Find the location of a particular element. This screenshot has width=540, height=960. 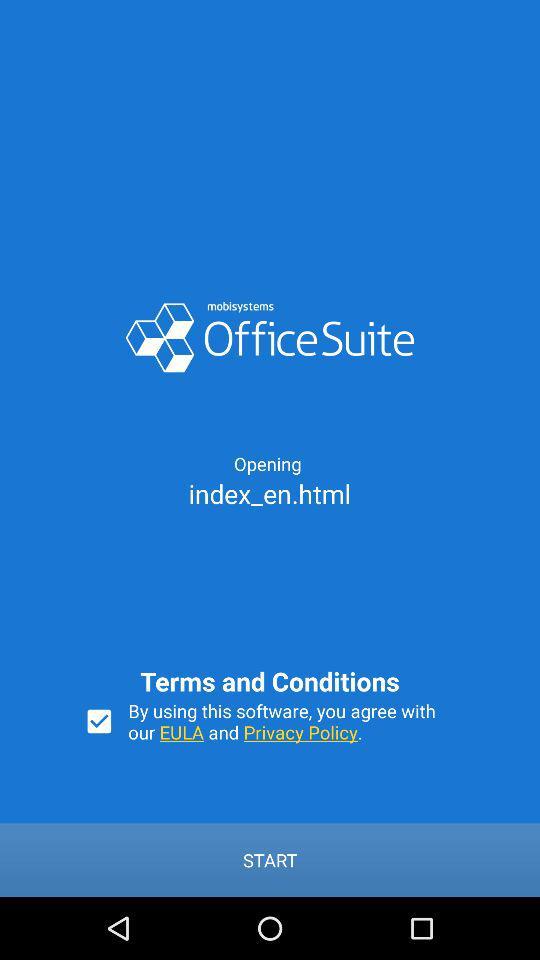

the start button is located at coordinates (270, 859).